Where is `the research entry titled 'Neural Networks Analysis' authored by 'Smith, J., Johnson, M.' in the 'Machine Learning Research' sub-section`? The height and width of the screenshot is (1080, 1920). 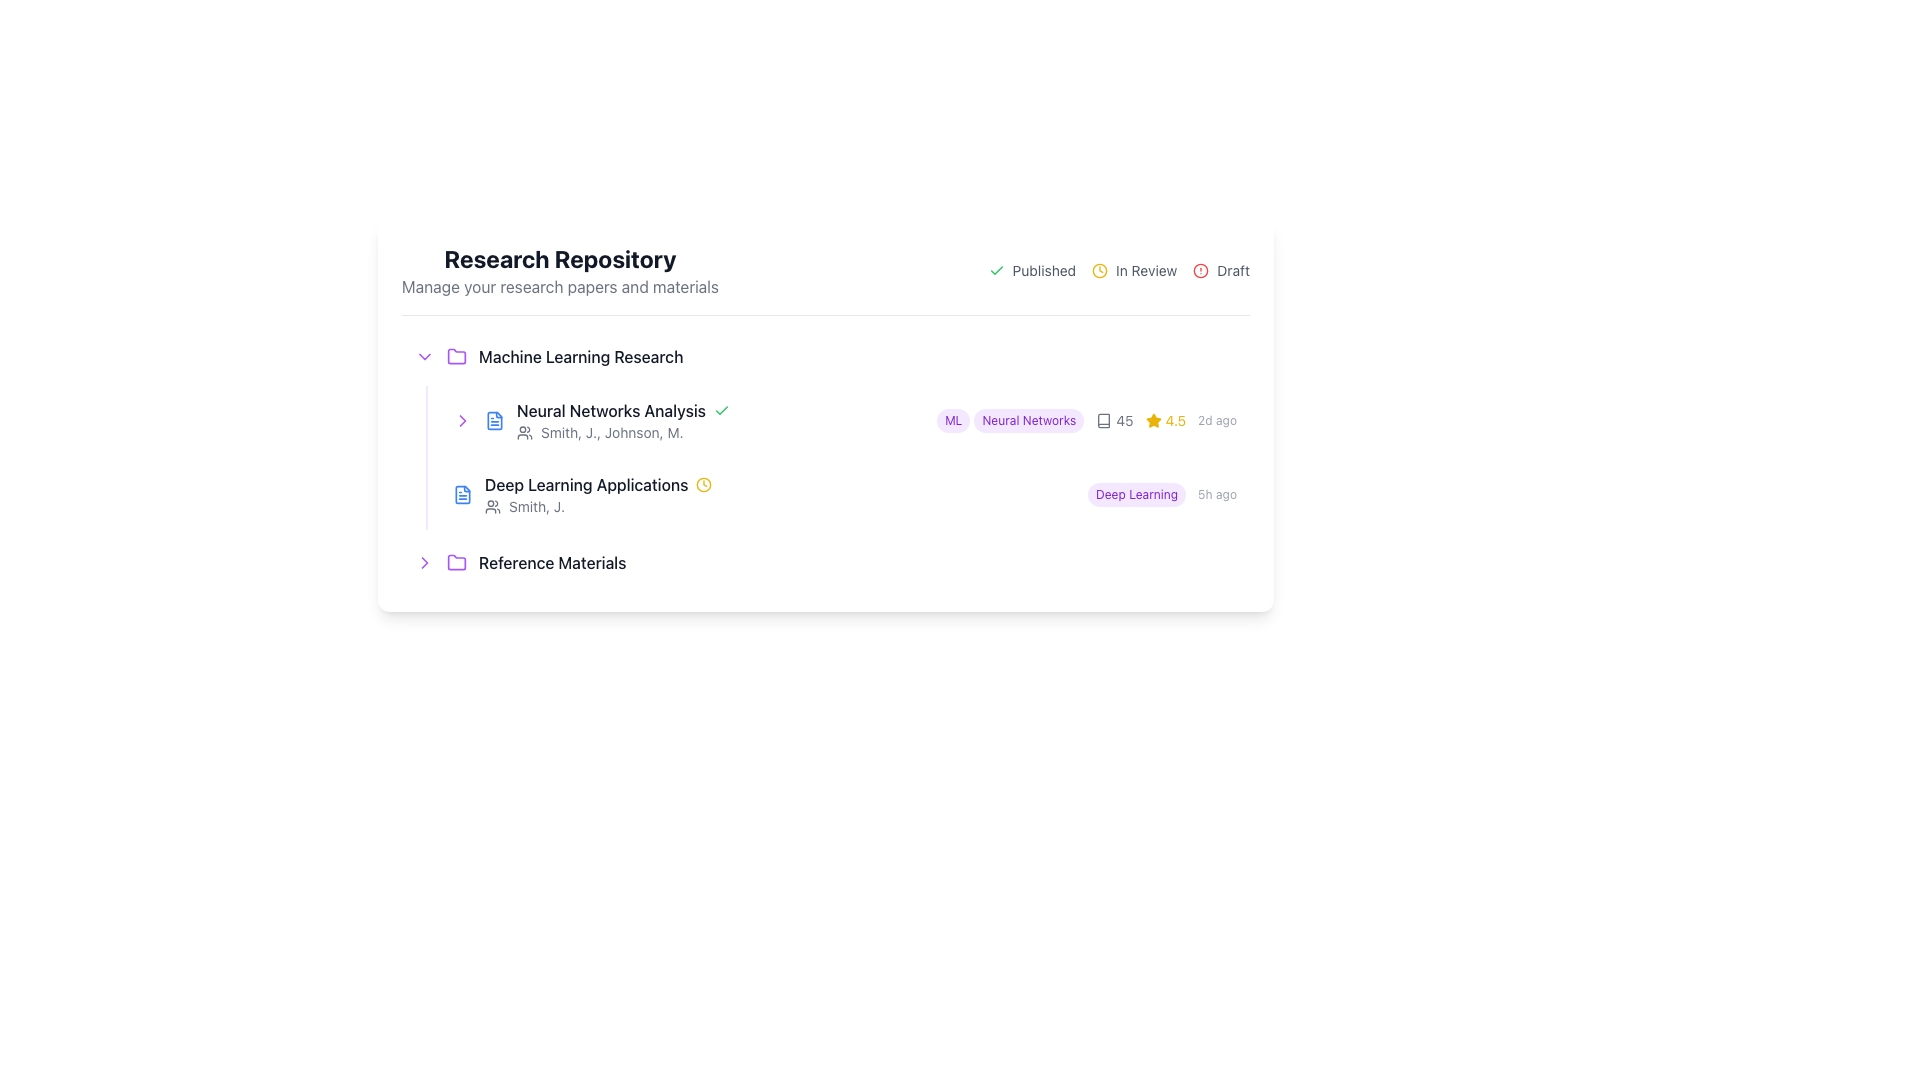 the research entry titled 'Neural Networks Analysis' authored by 'Smith, J., Johnson, M.' in the 'Machine Learning Research' sub-section is located at coordinates (720, 419).